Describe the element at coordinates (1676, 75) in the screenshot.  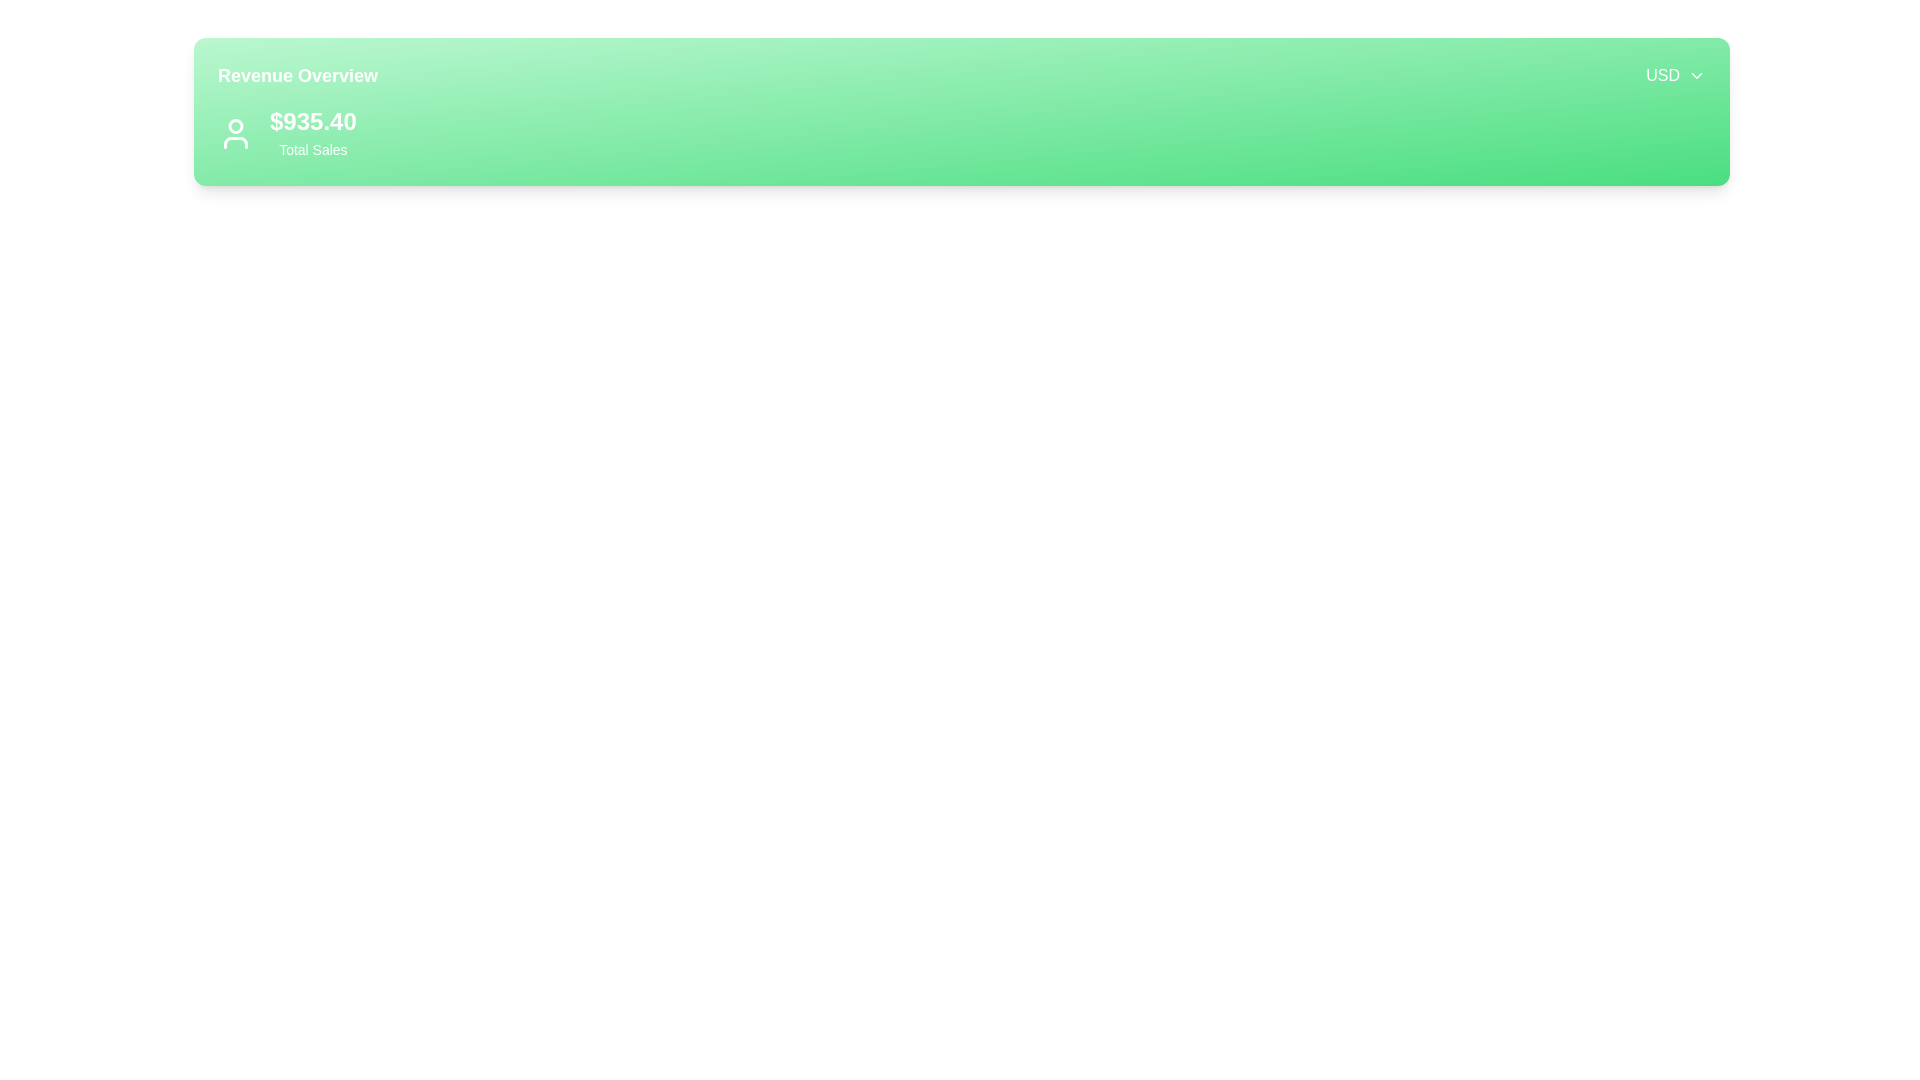
I see `the currency dropdown menu labeled 'USD' located at the top right corner of the interface to change the currency` at that location.